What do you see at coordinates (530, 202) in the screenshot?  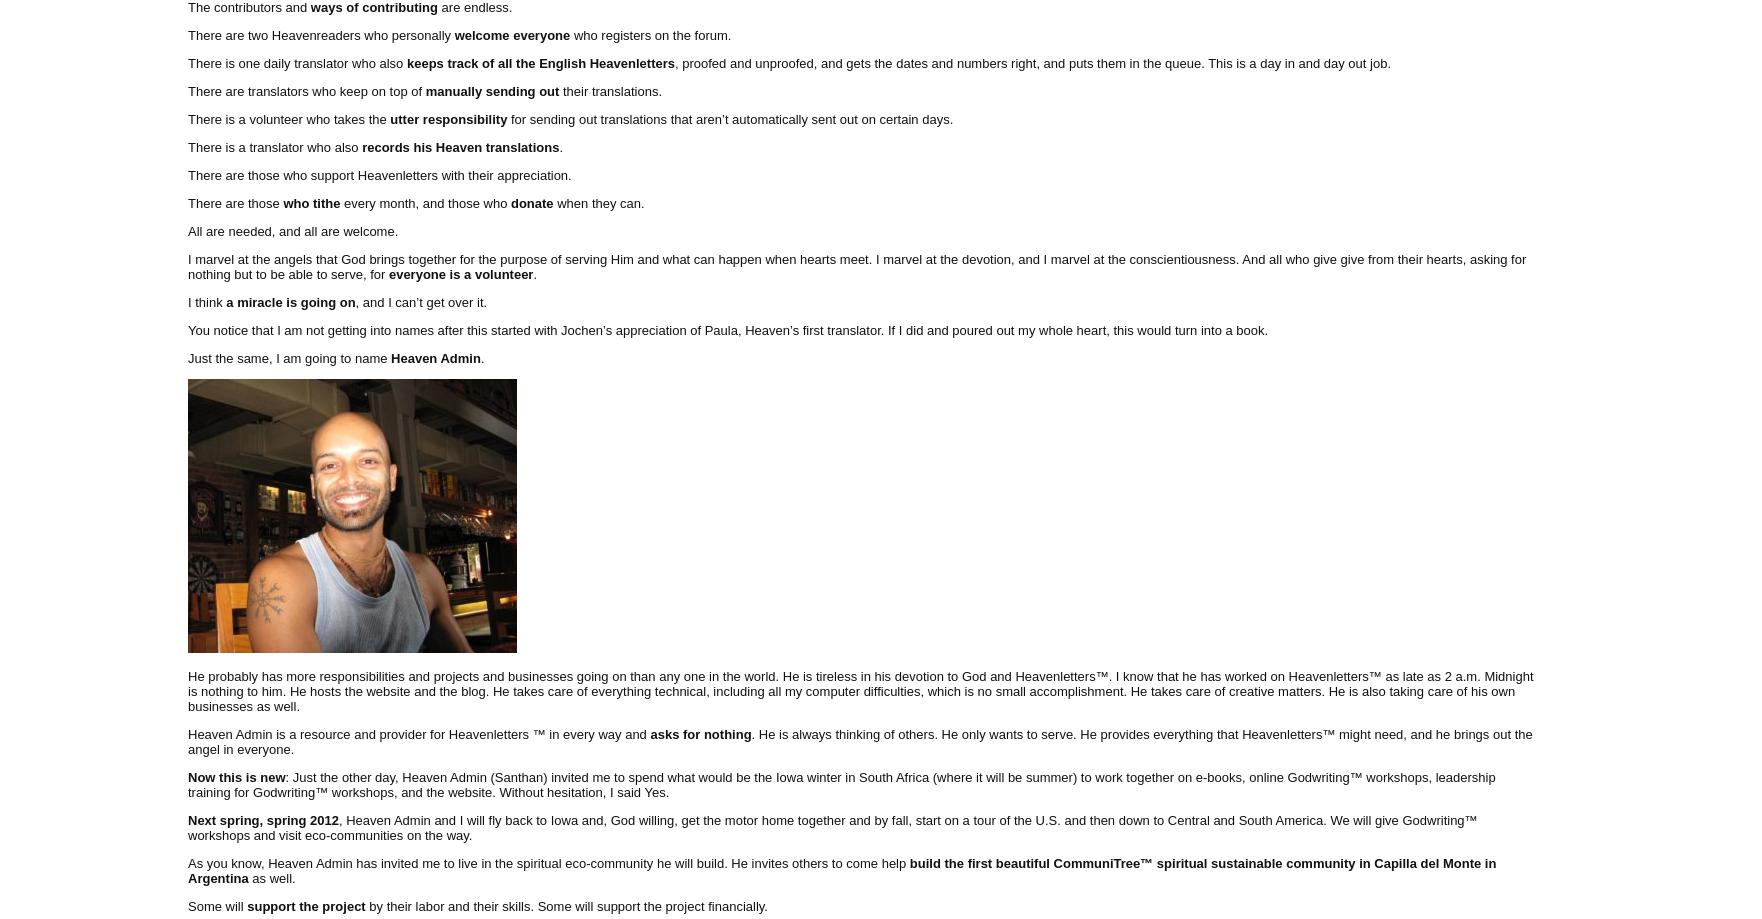 I see `'donate'` at bounding box center [530, 202].